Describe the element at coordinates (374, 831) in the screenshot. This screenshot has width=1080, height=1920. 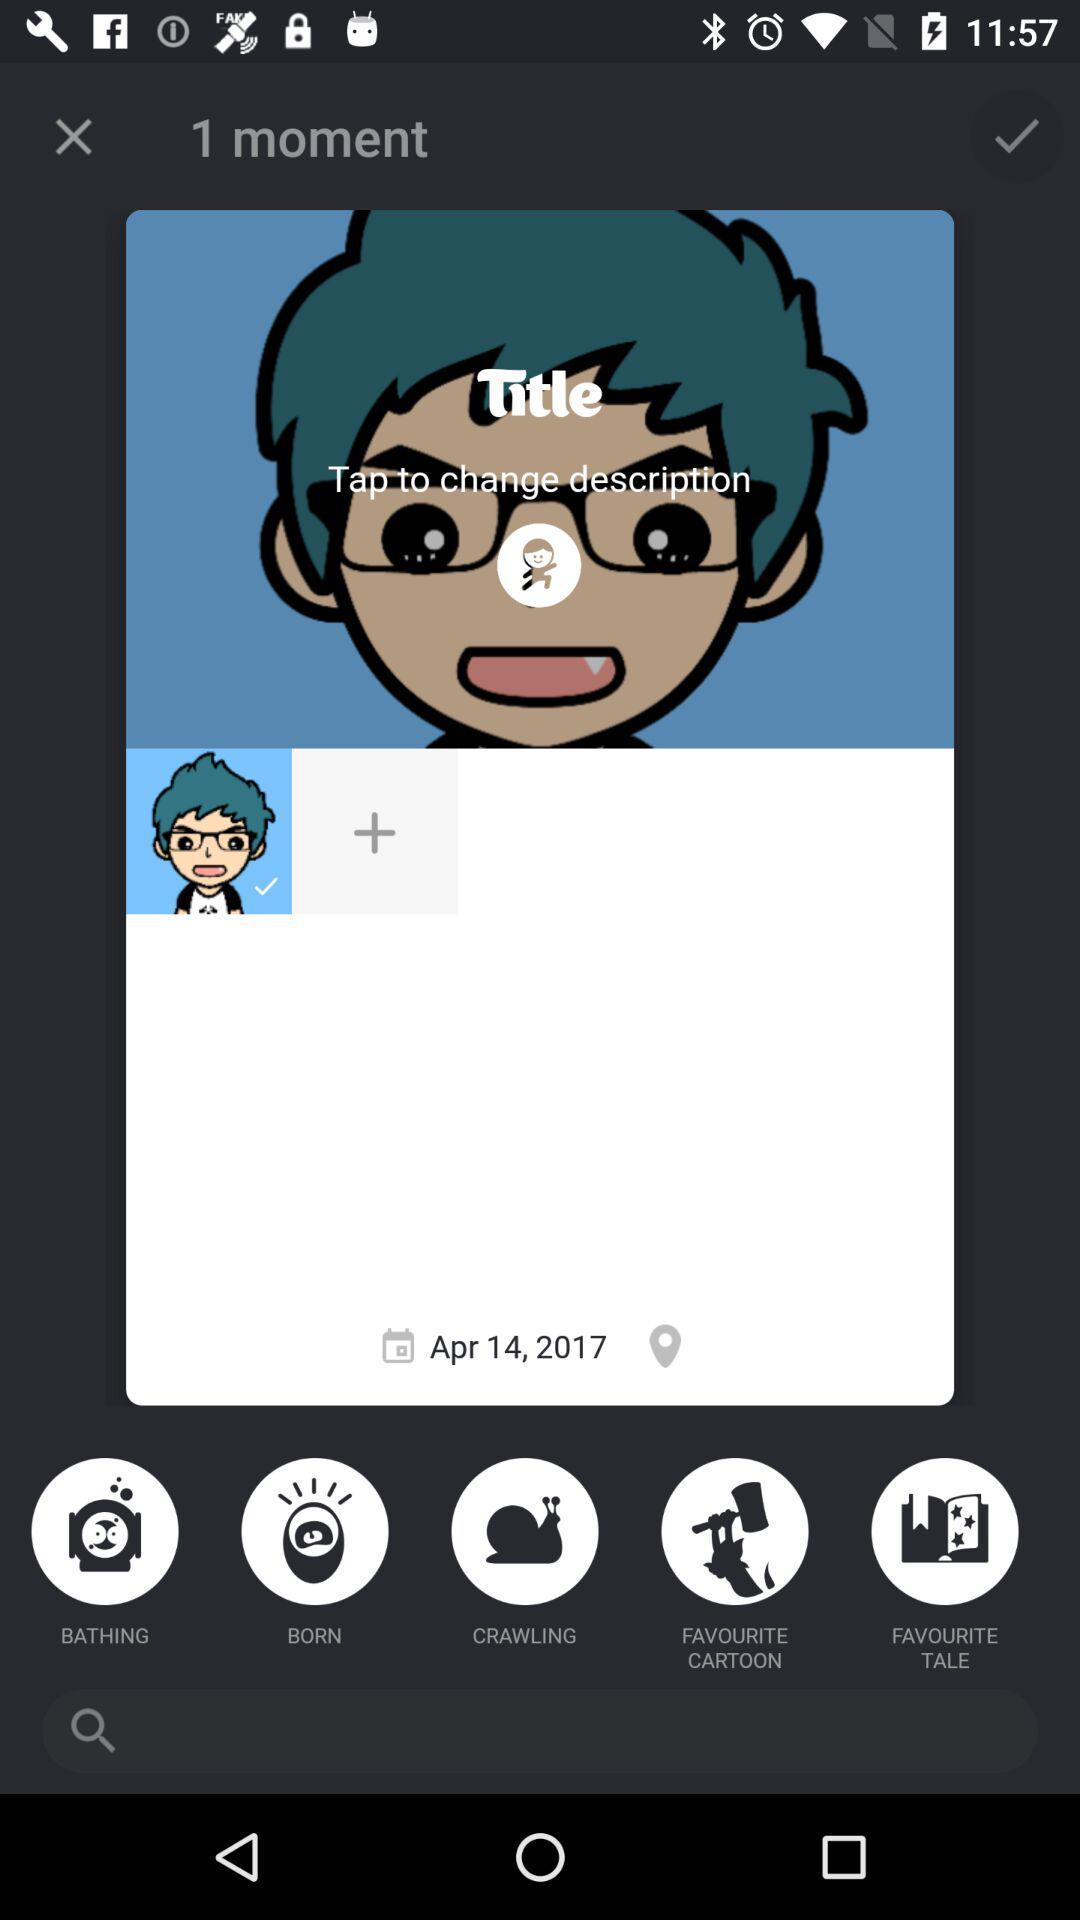
I see `additional photo` at that location.